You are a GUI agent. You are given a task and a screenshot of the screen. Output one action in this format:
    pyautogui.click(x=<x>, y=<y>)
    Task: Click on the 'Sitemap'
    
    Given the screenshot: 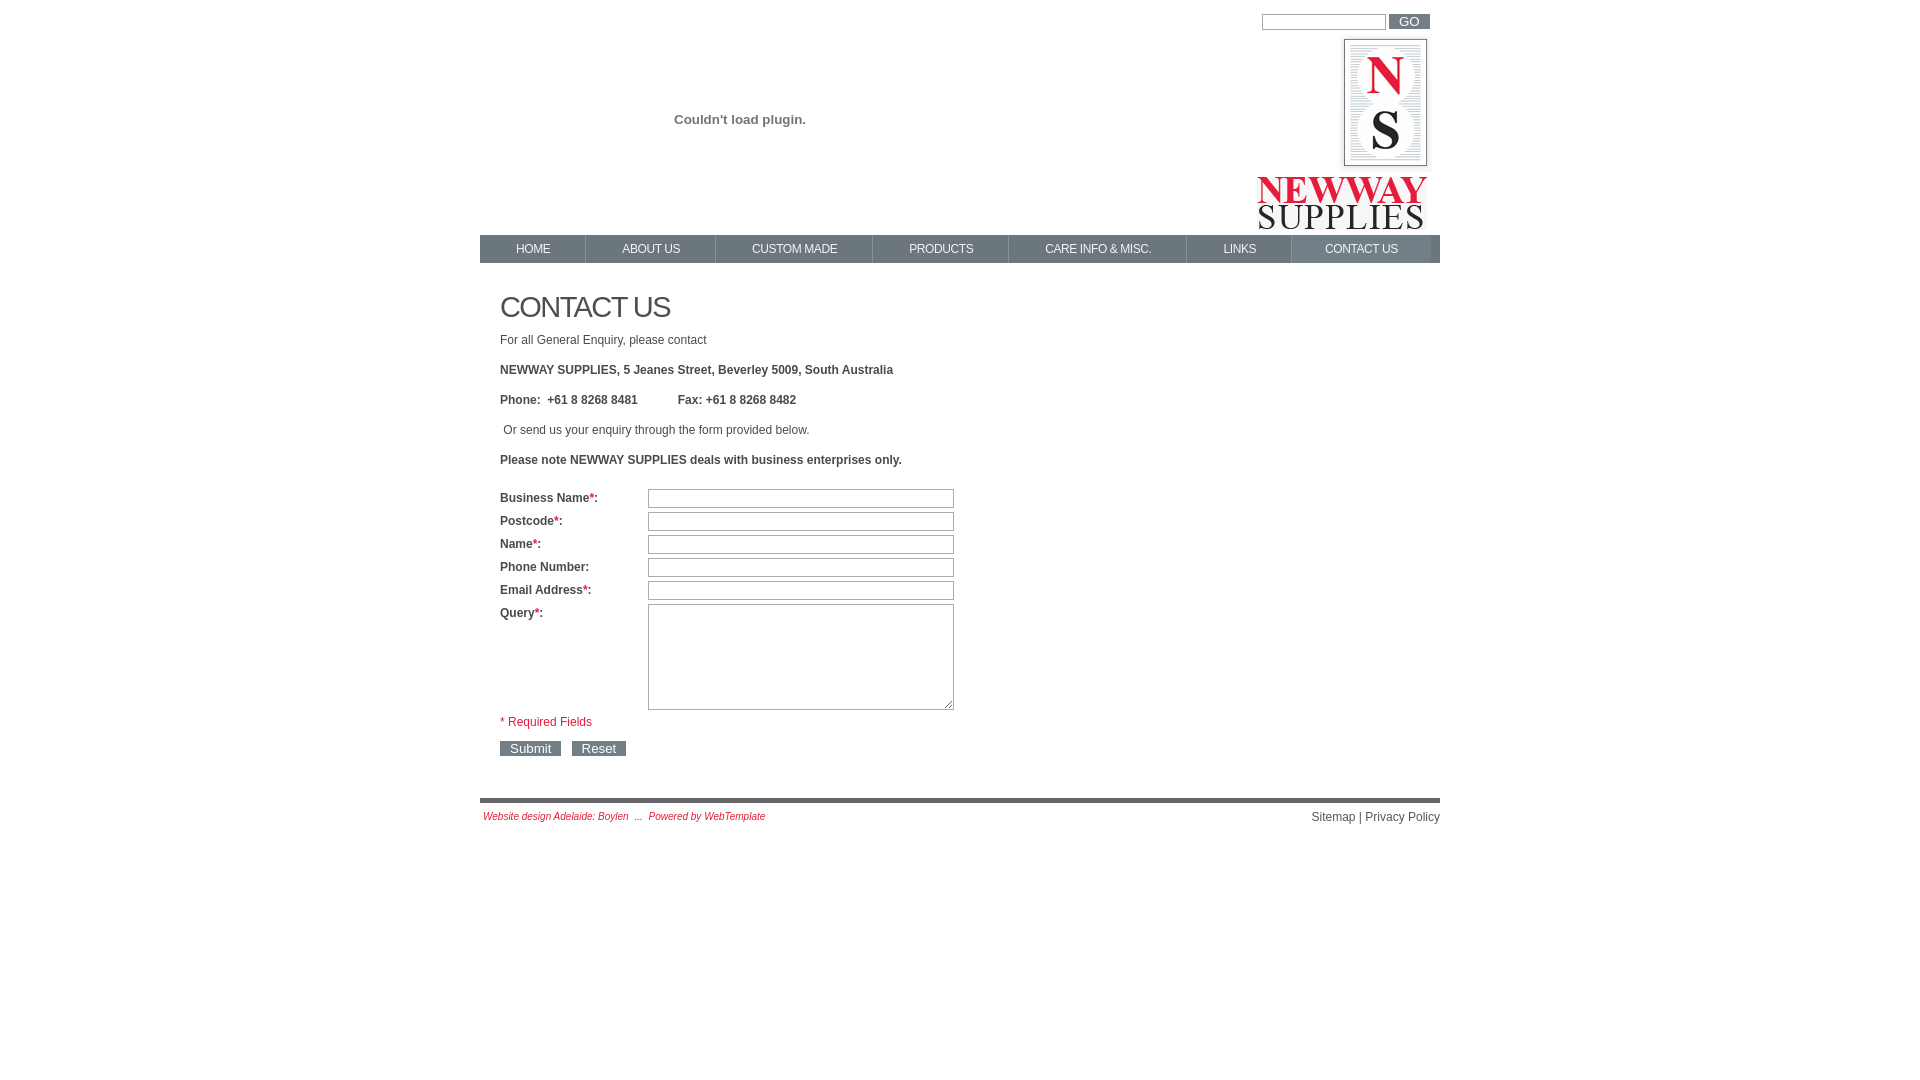 What is the action you would take?
    pyautogui.click(x=1333, y=817)
    